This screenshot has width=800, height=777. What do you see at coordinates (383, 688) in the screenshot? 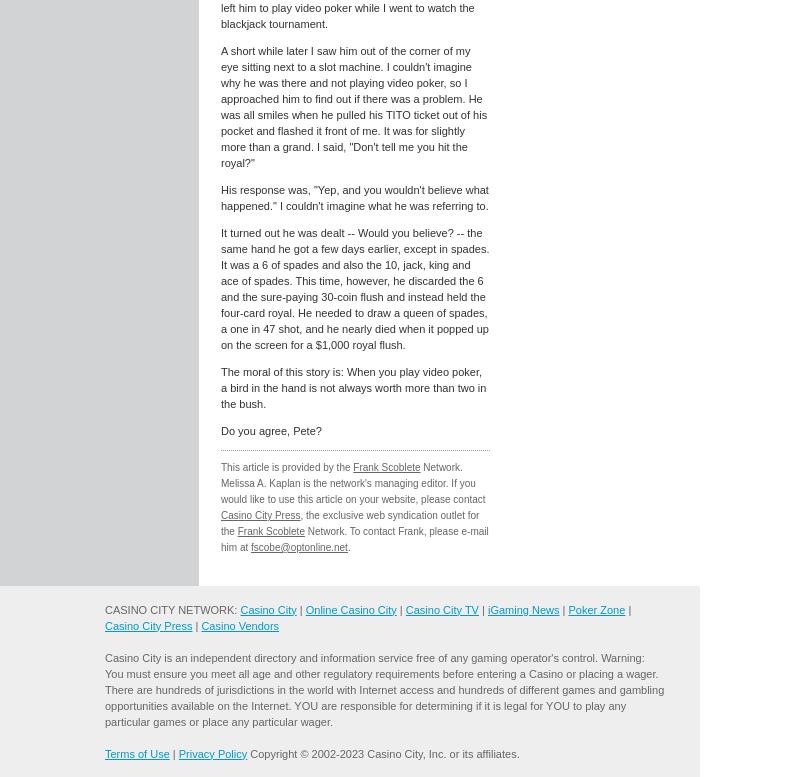
I see `'Casino City is an independent directory and information service free of any gaming operator's control.
			Warning: You must ensure you meet all age and other regulatory requirements before entering a
			Casino or placing a wager.  There are hundreds of jurisdictions in the world with Internet access and
			hundreds of different games and gambling opportunities available on the Internet.
			YOU are responsible for determining if it is legal for YOU to play any particular games or place any
			particular wager.'` at bounding box center [383, 688].